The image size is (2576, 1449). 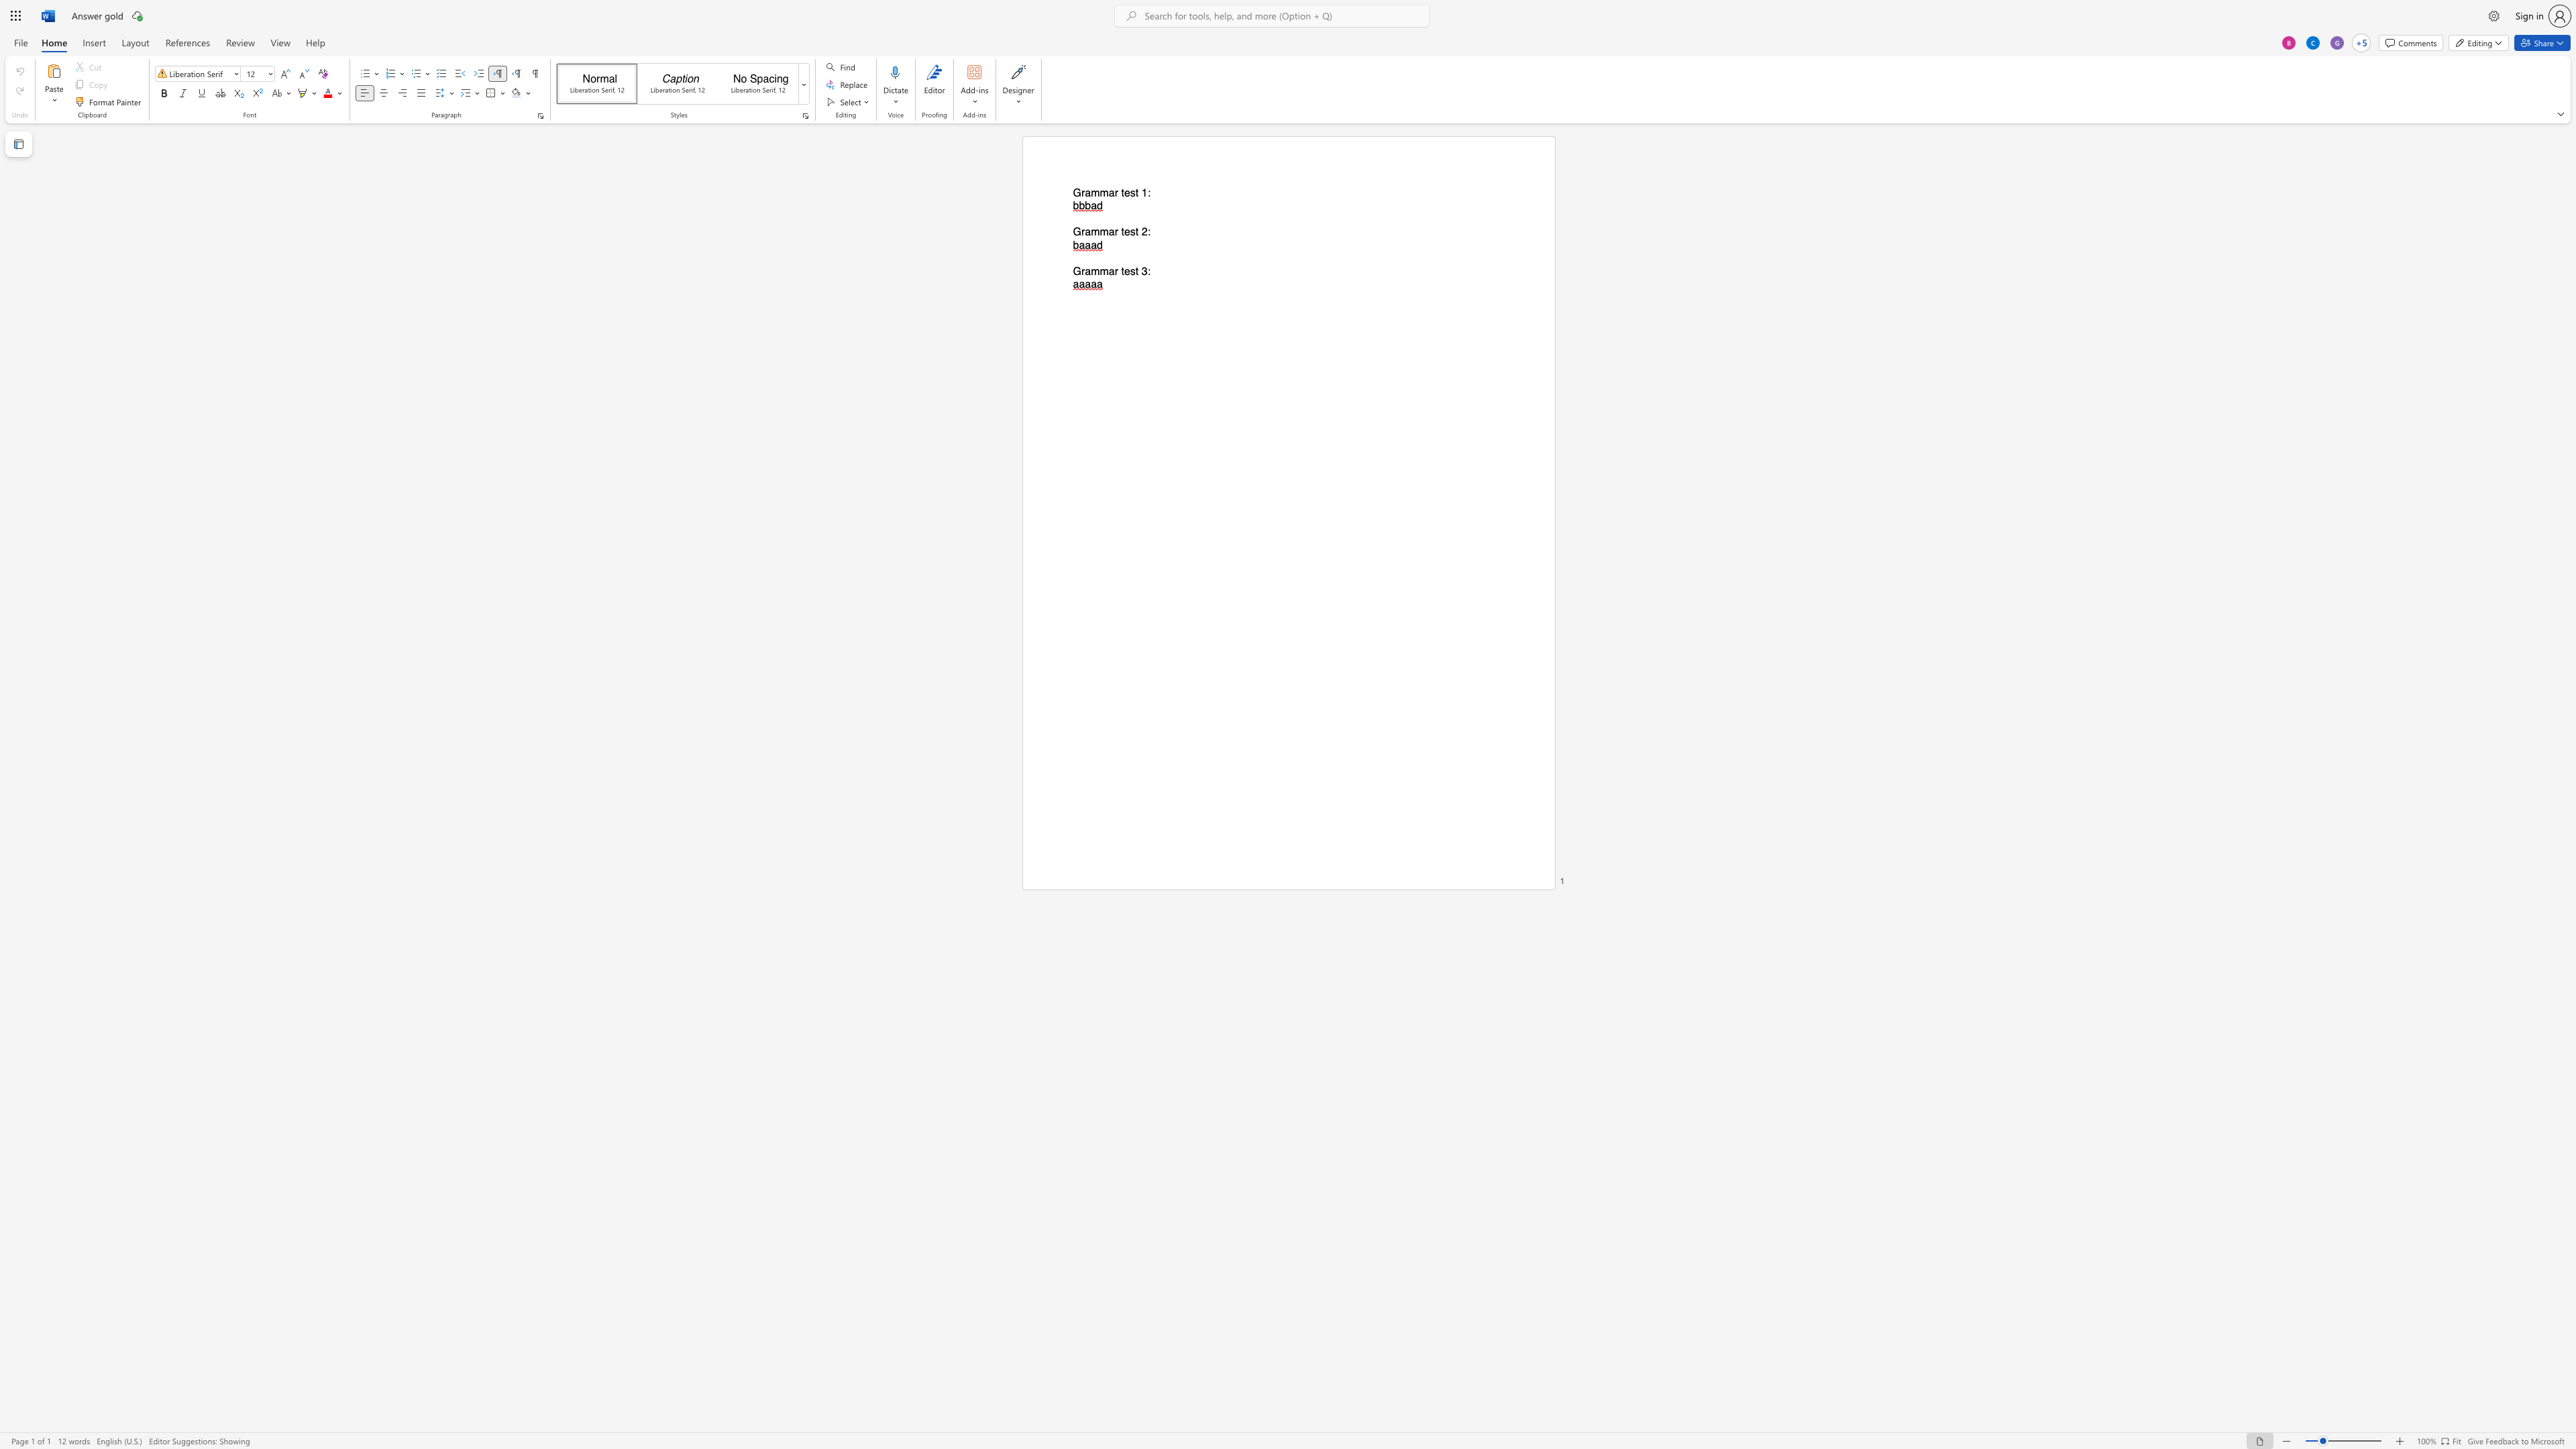 What do you see at coordinates (1145, 231) in the screenshot?
I see `the space between the continuous character "2" and ":" in the text` at bounding box center [1145, 231].